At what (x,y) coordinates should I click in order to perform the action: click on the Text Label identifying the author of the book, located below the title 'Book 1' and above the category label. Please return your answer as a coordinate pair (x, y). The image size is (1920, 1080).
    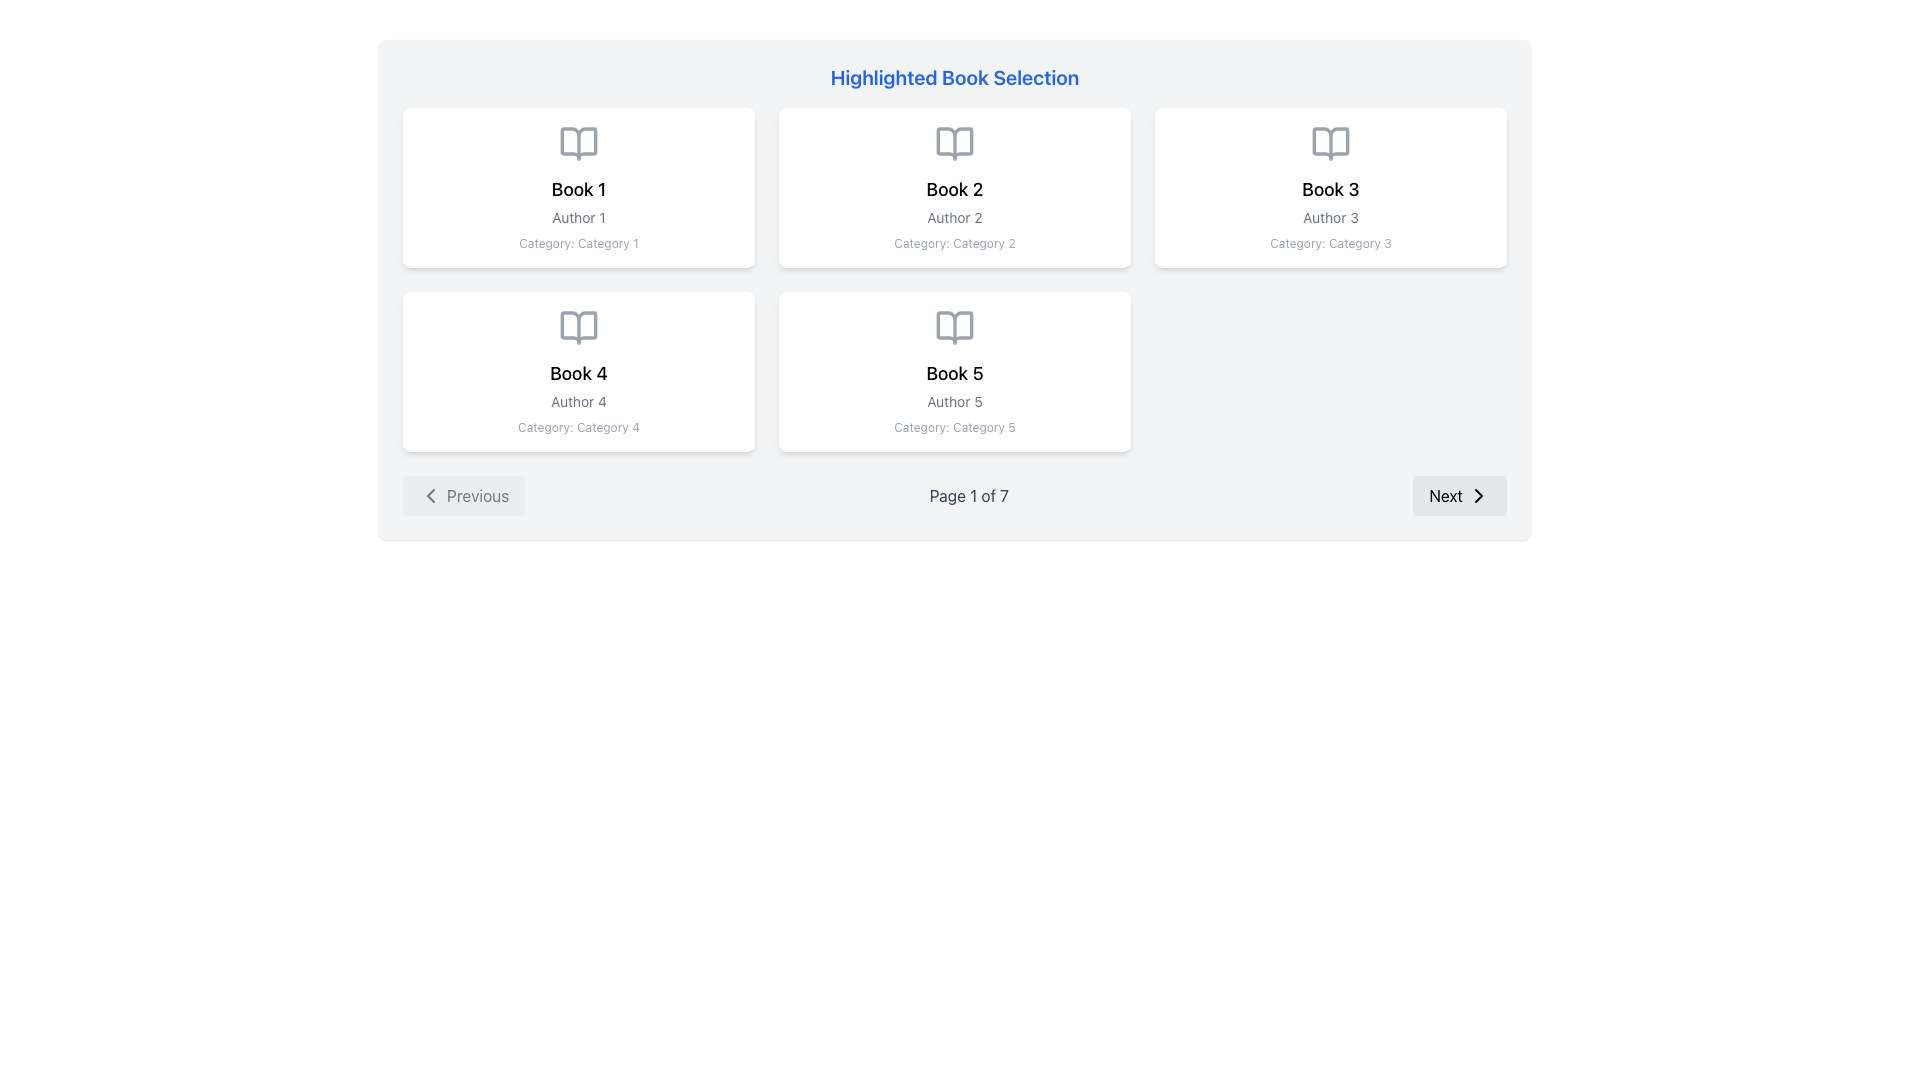
    Looking at the image, I should click on (578, 218).